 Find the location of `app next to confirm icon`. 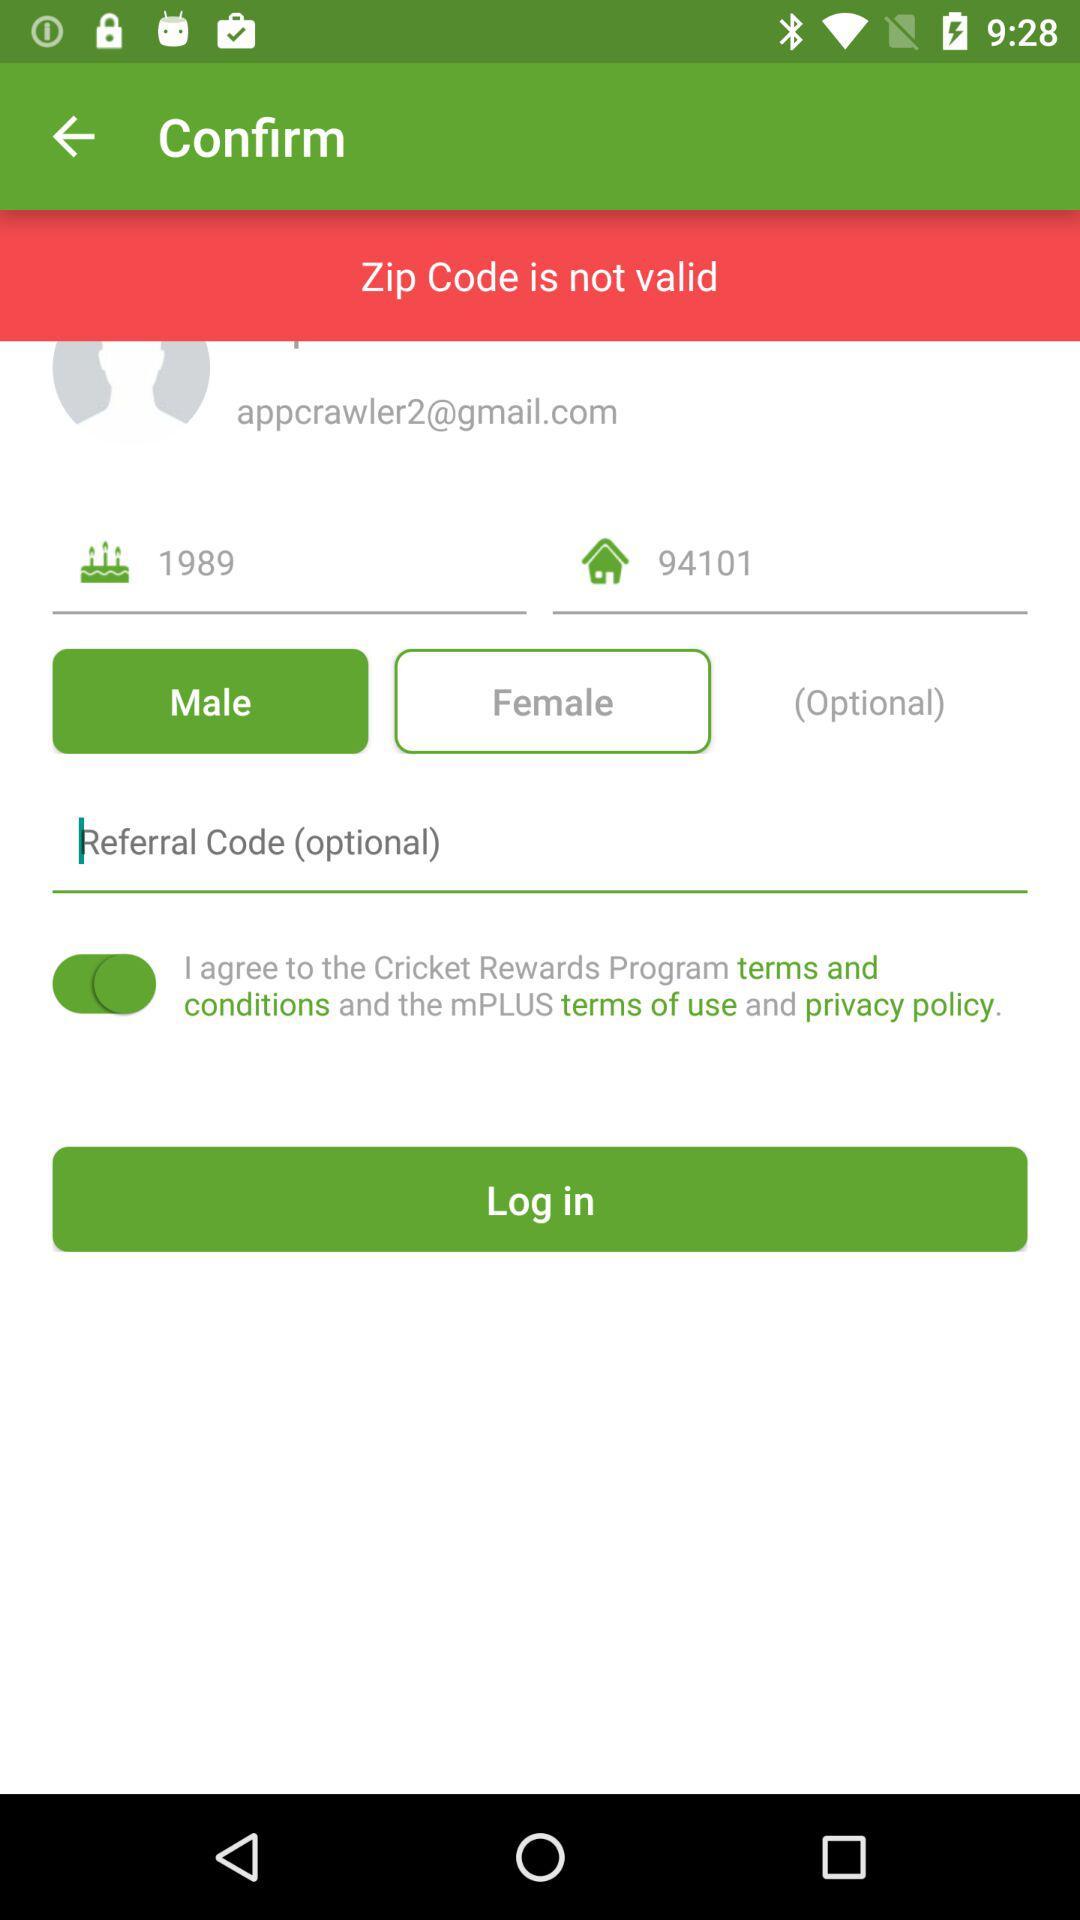

app next to confirm icon is located at coordinates (72, 135).